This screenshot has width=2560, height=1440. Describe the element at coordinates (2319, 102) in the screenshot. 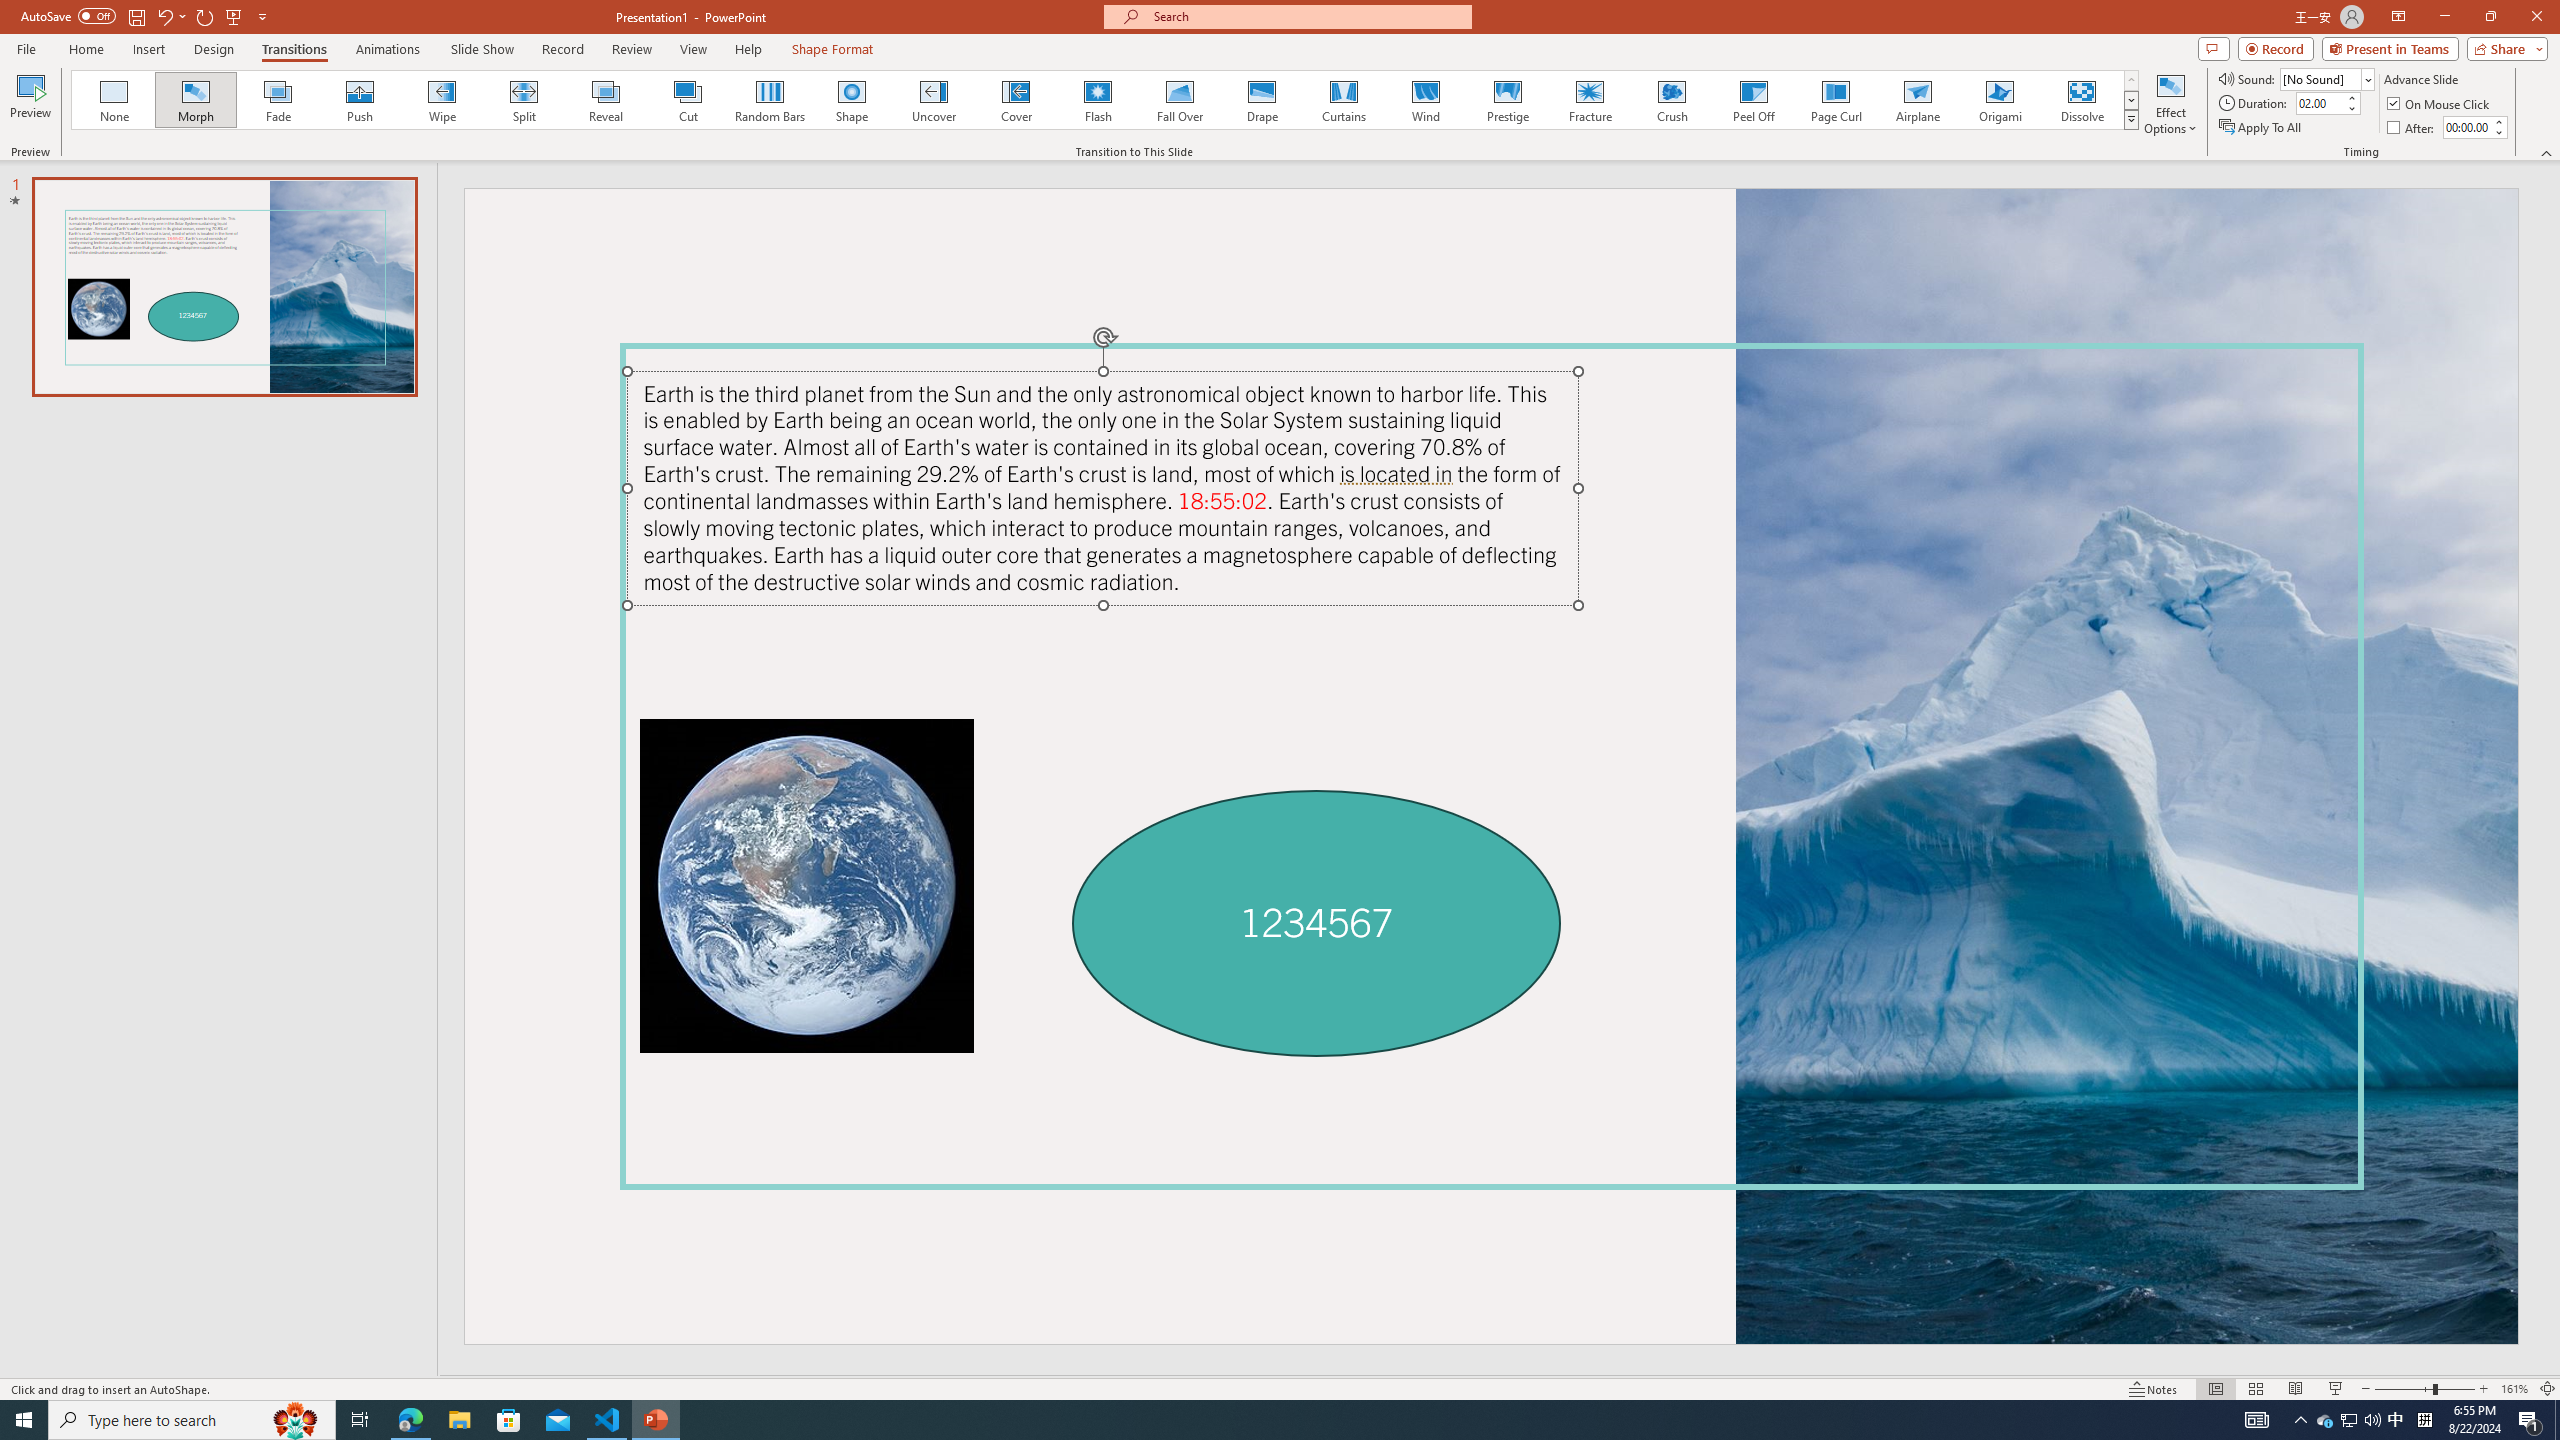

I see `'Duration'` at that location.